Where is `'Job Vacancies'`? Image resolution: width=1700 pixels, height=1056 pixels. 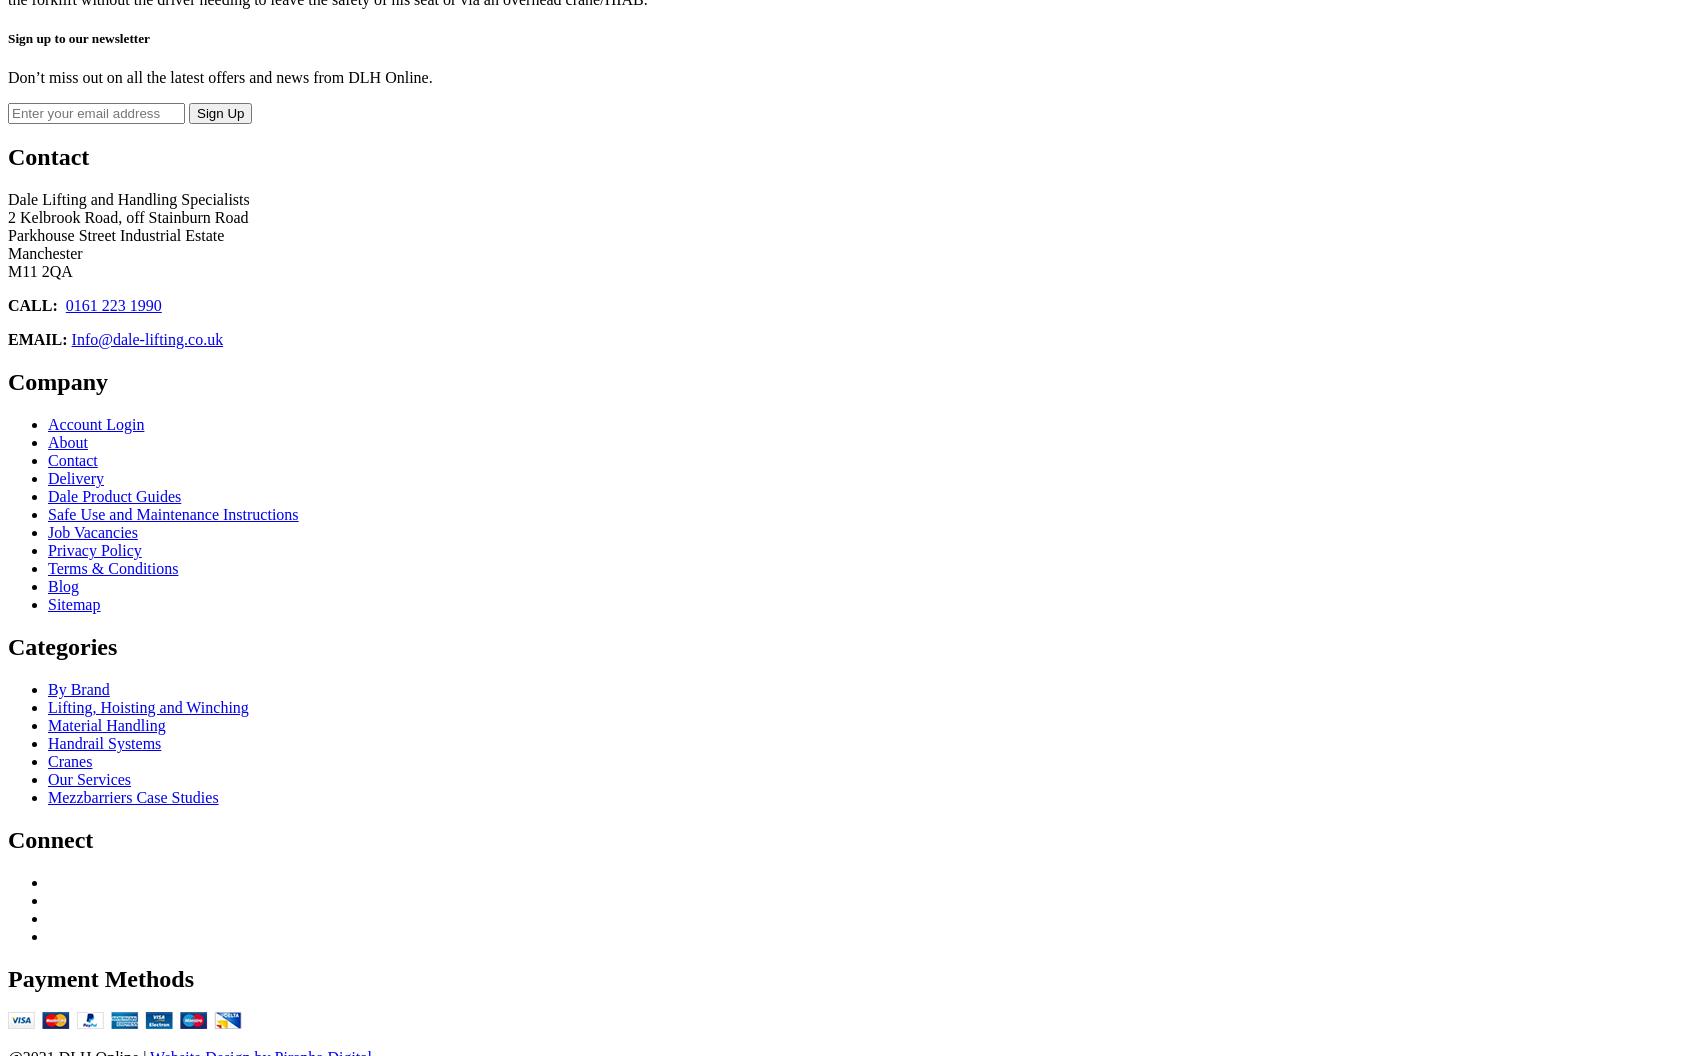
'Job Vacancies' is located at coordinates (47, 532).